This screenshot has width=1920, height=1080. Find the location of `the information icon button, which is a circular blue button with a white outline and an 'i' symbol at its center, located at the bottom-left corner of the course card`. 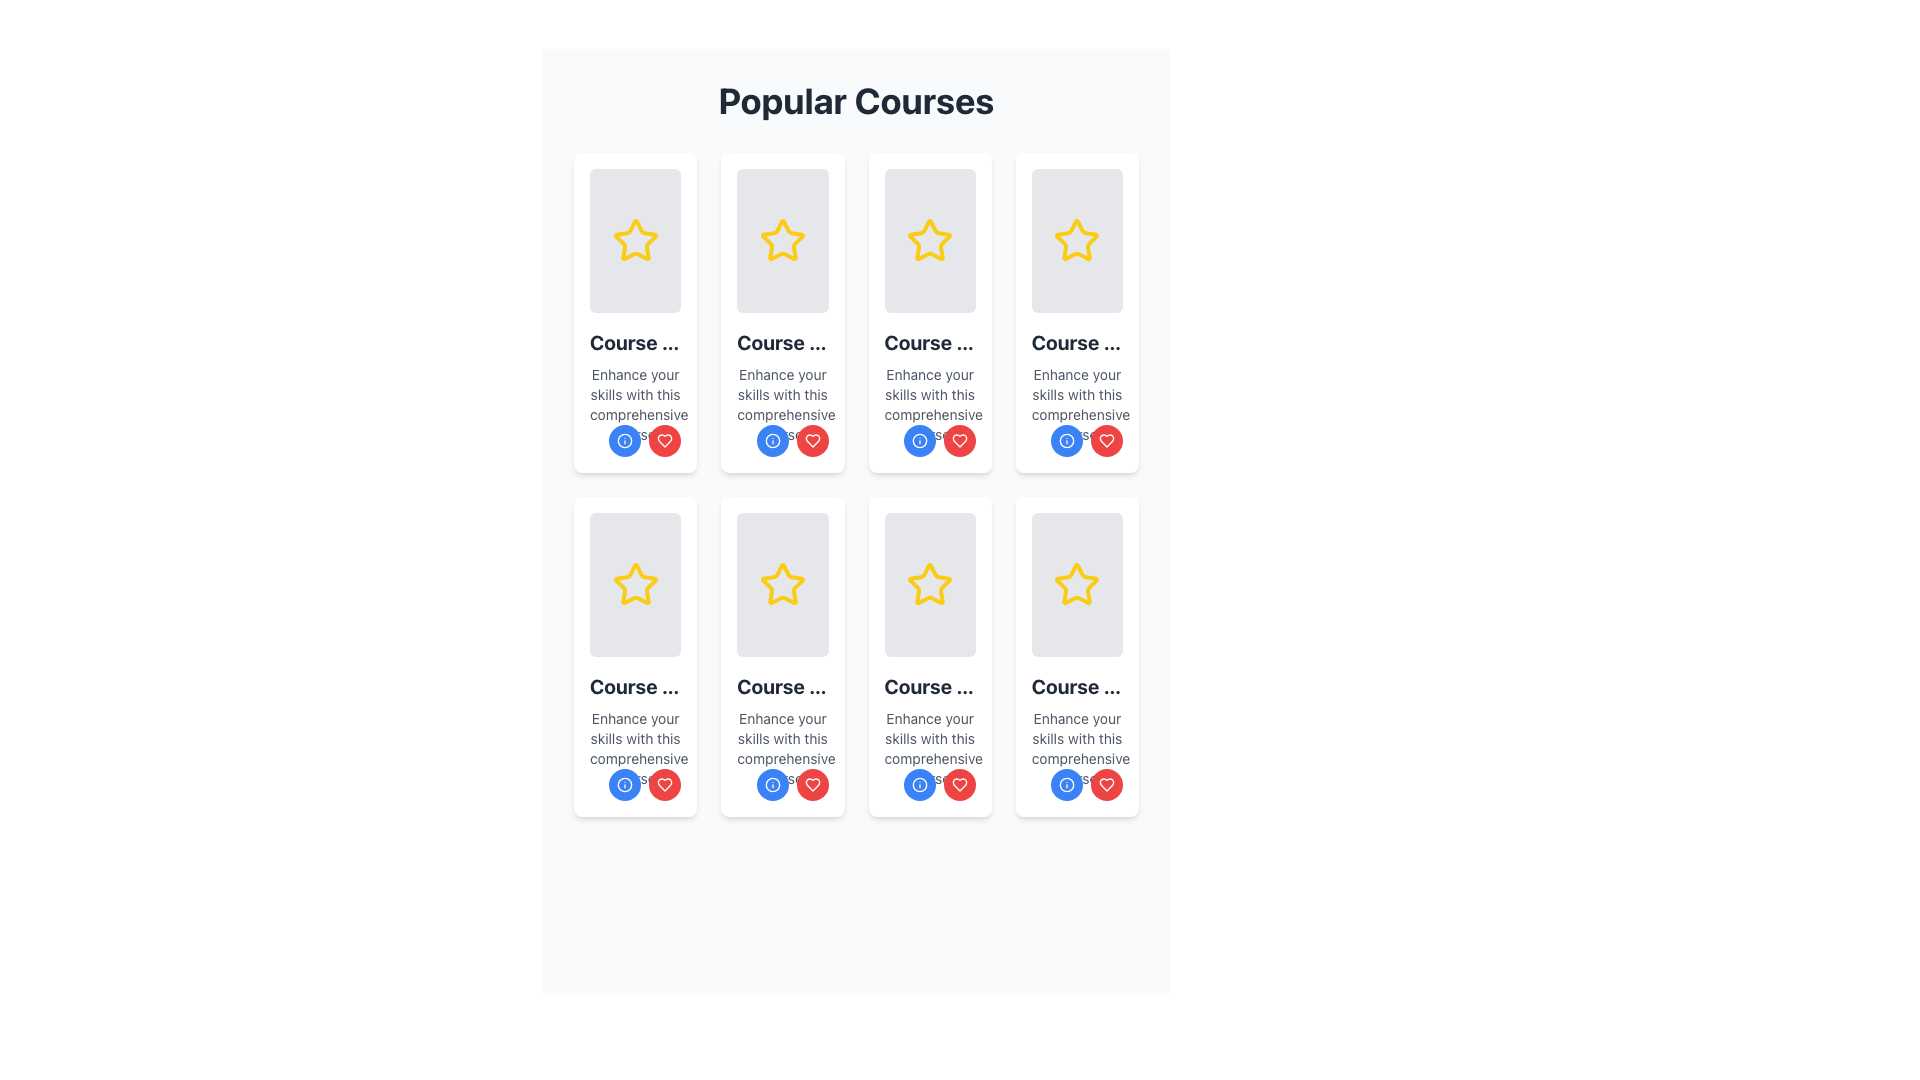

the information icon button, which is a circular blue button with a white outline and an 'i' symbol at its center, located at the bottom-left corner of the course card is located at coordinates (1065, 439).